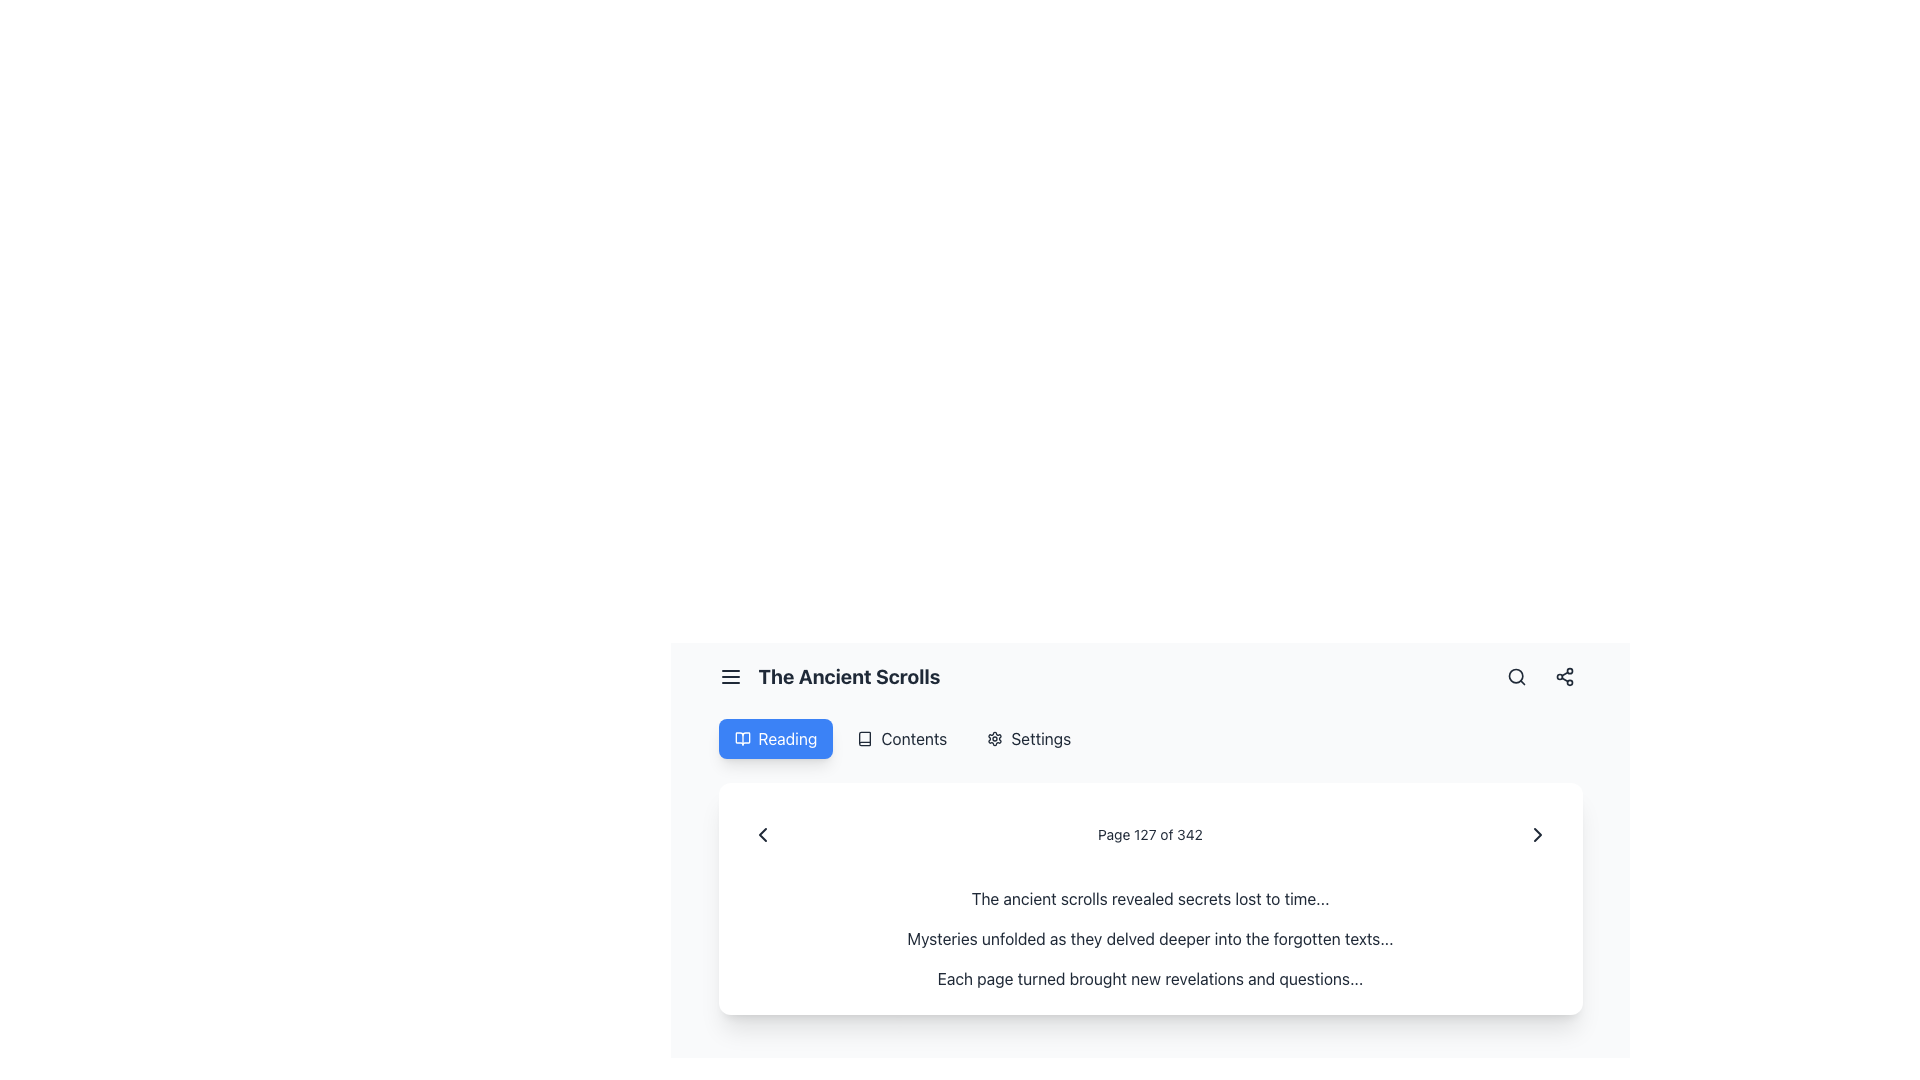  What do you see at coordinates (1150, 834) in the screenshot?
I see `the text label that reads 'Page 127 of 342', which is centrally aligned and placed between two navigation buttons` at bounding box center [1150, 834].